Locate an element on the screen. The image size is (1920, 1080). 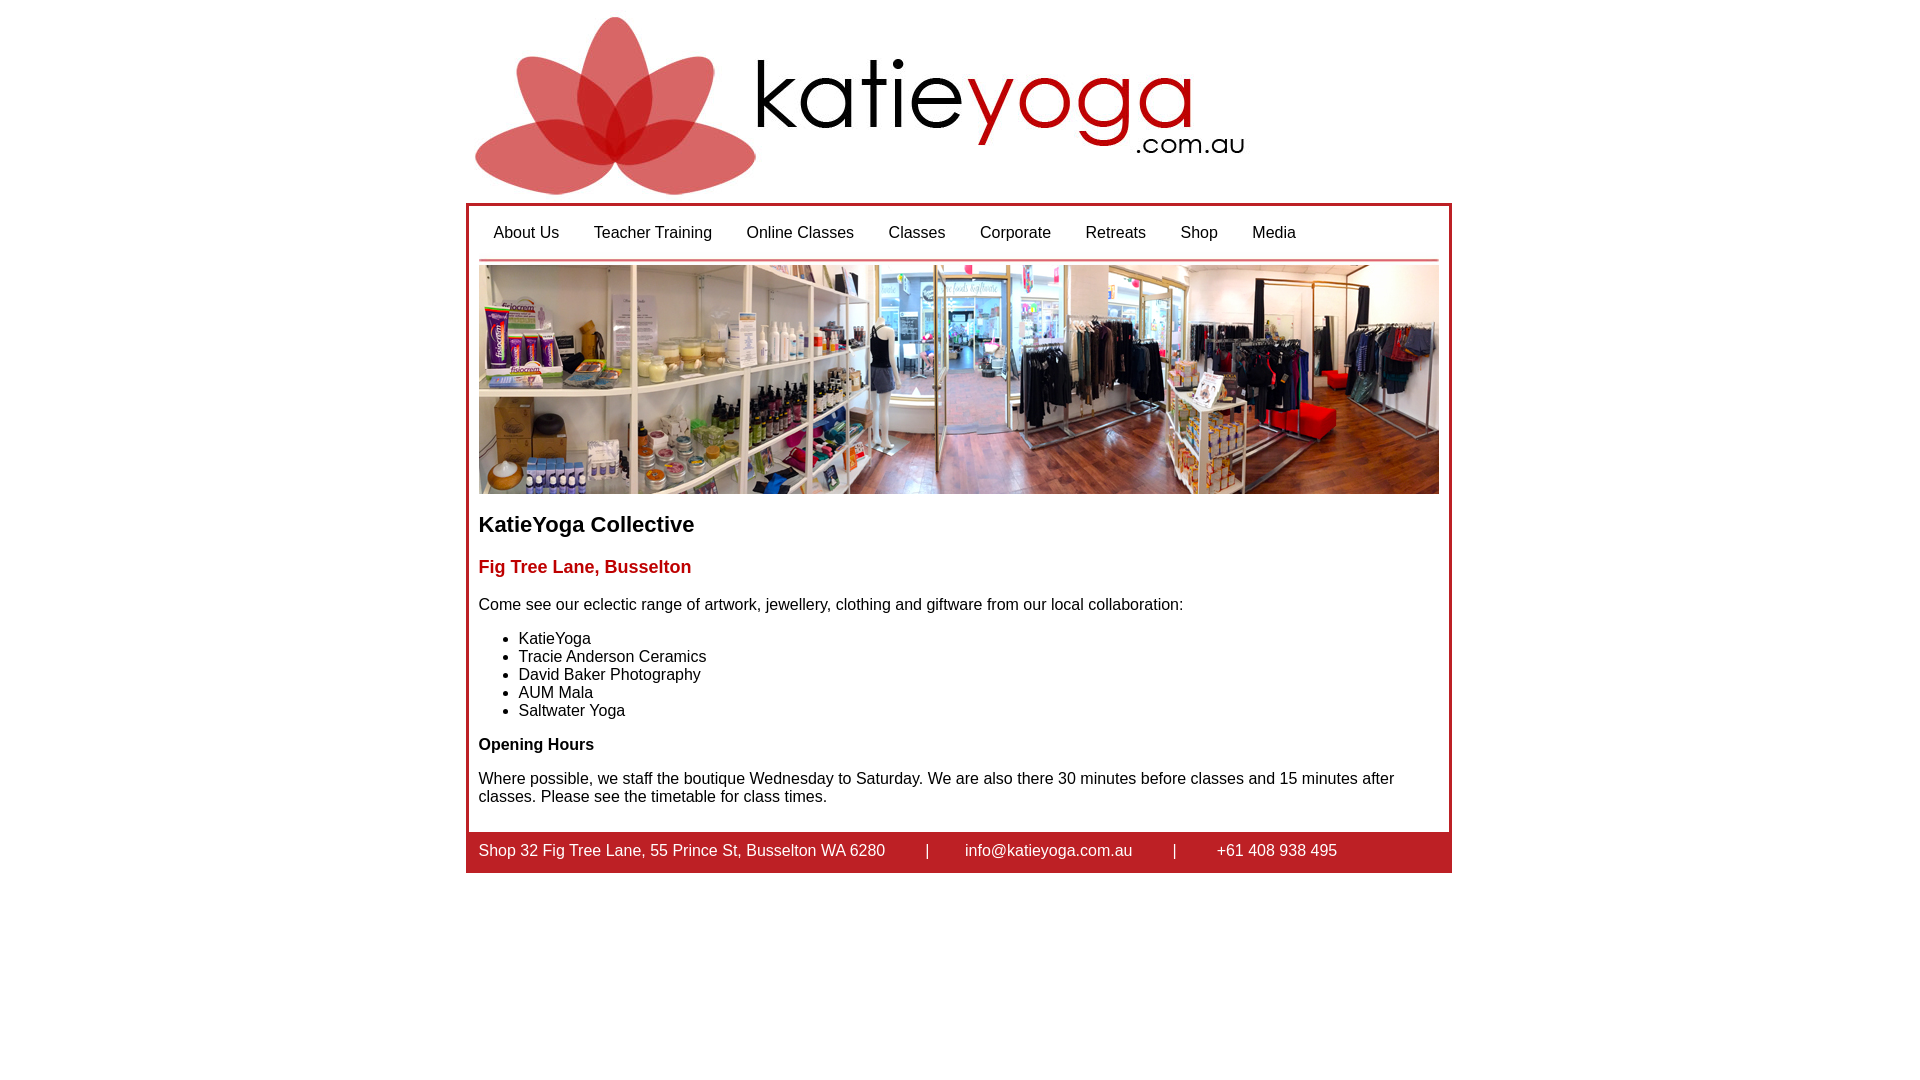
'About Us' is located at coordinates (526, 231).